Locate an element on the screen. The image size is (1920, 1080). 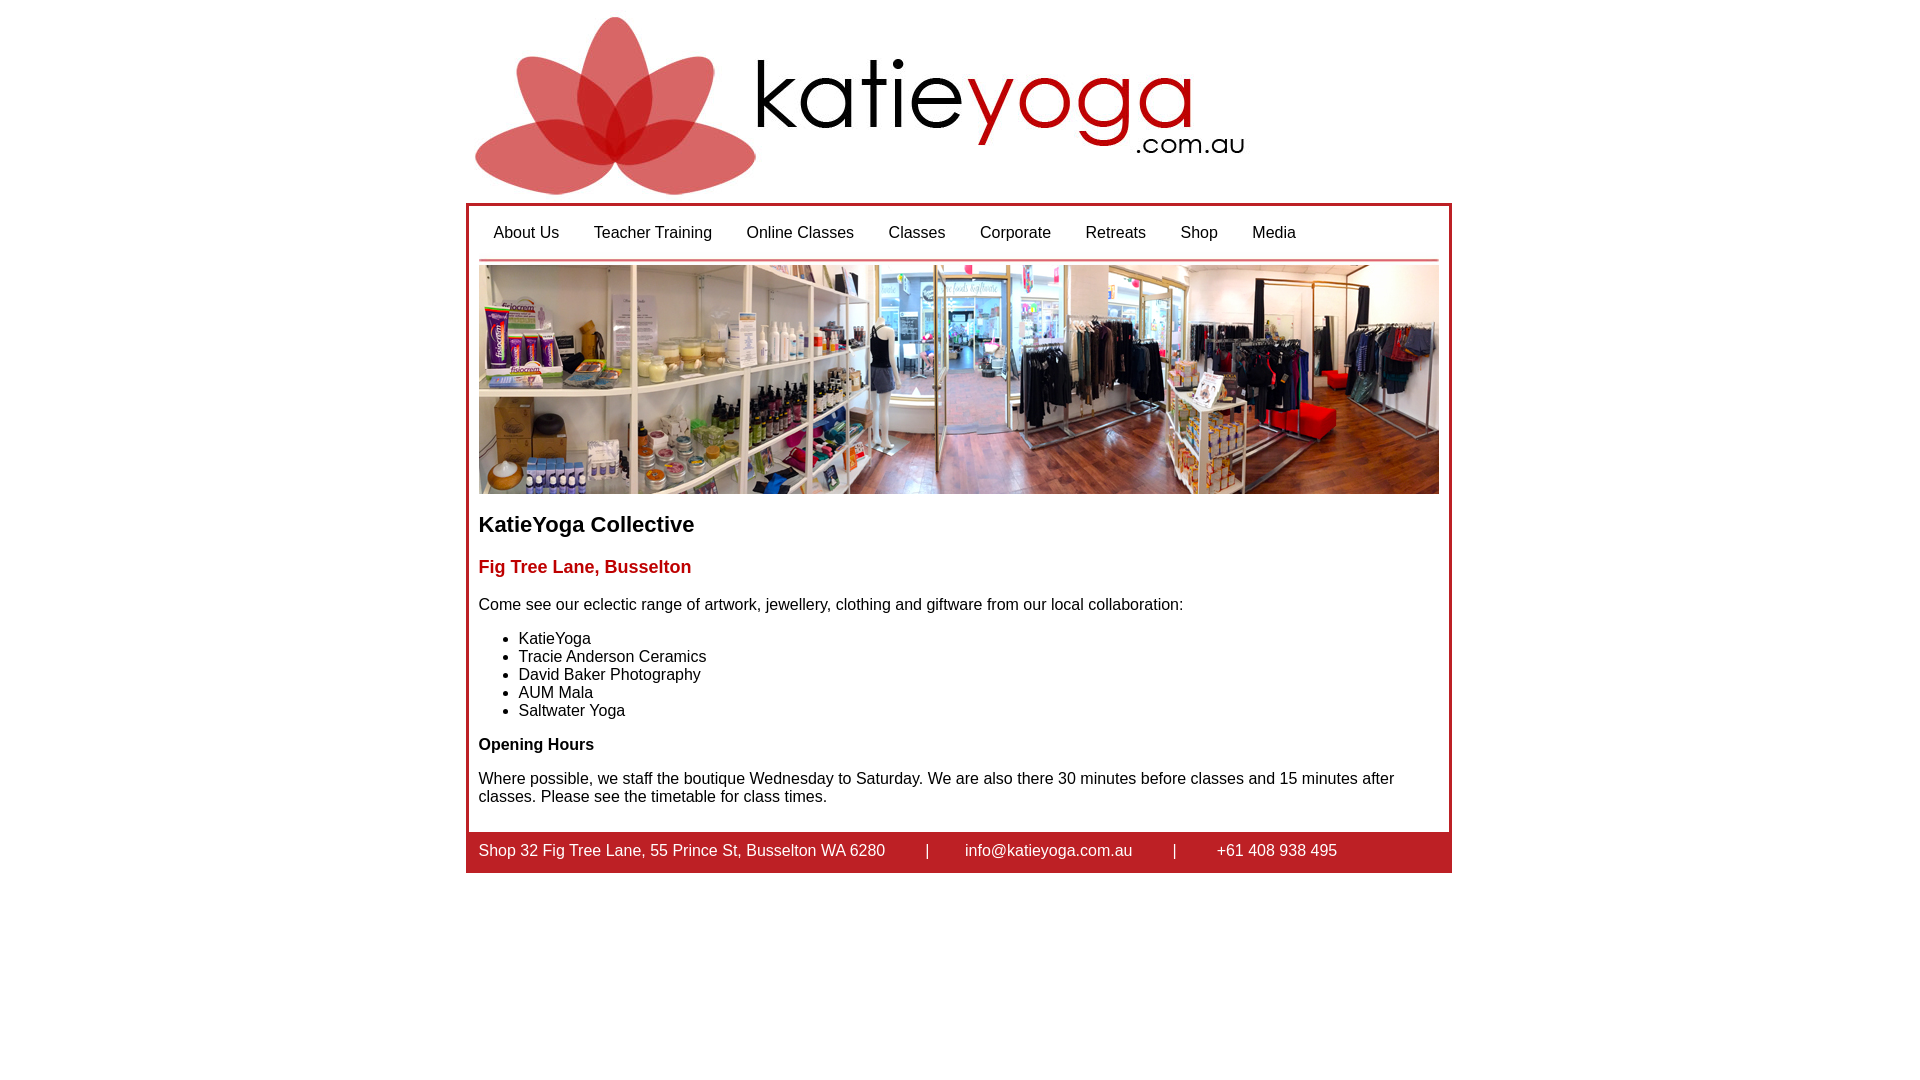
'About Us' is located at coordinates (526, 231).